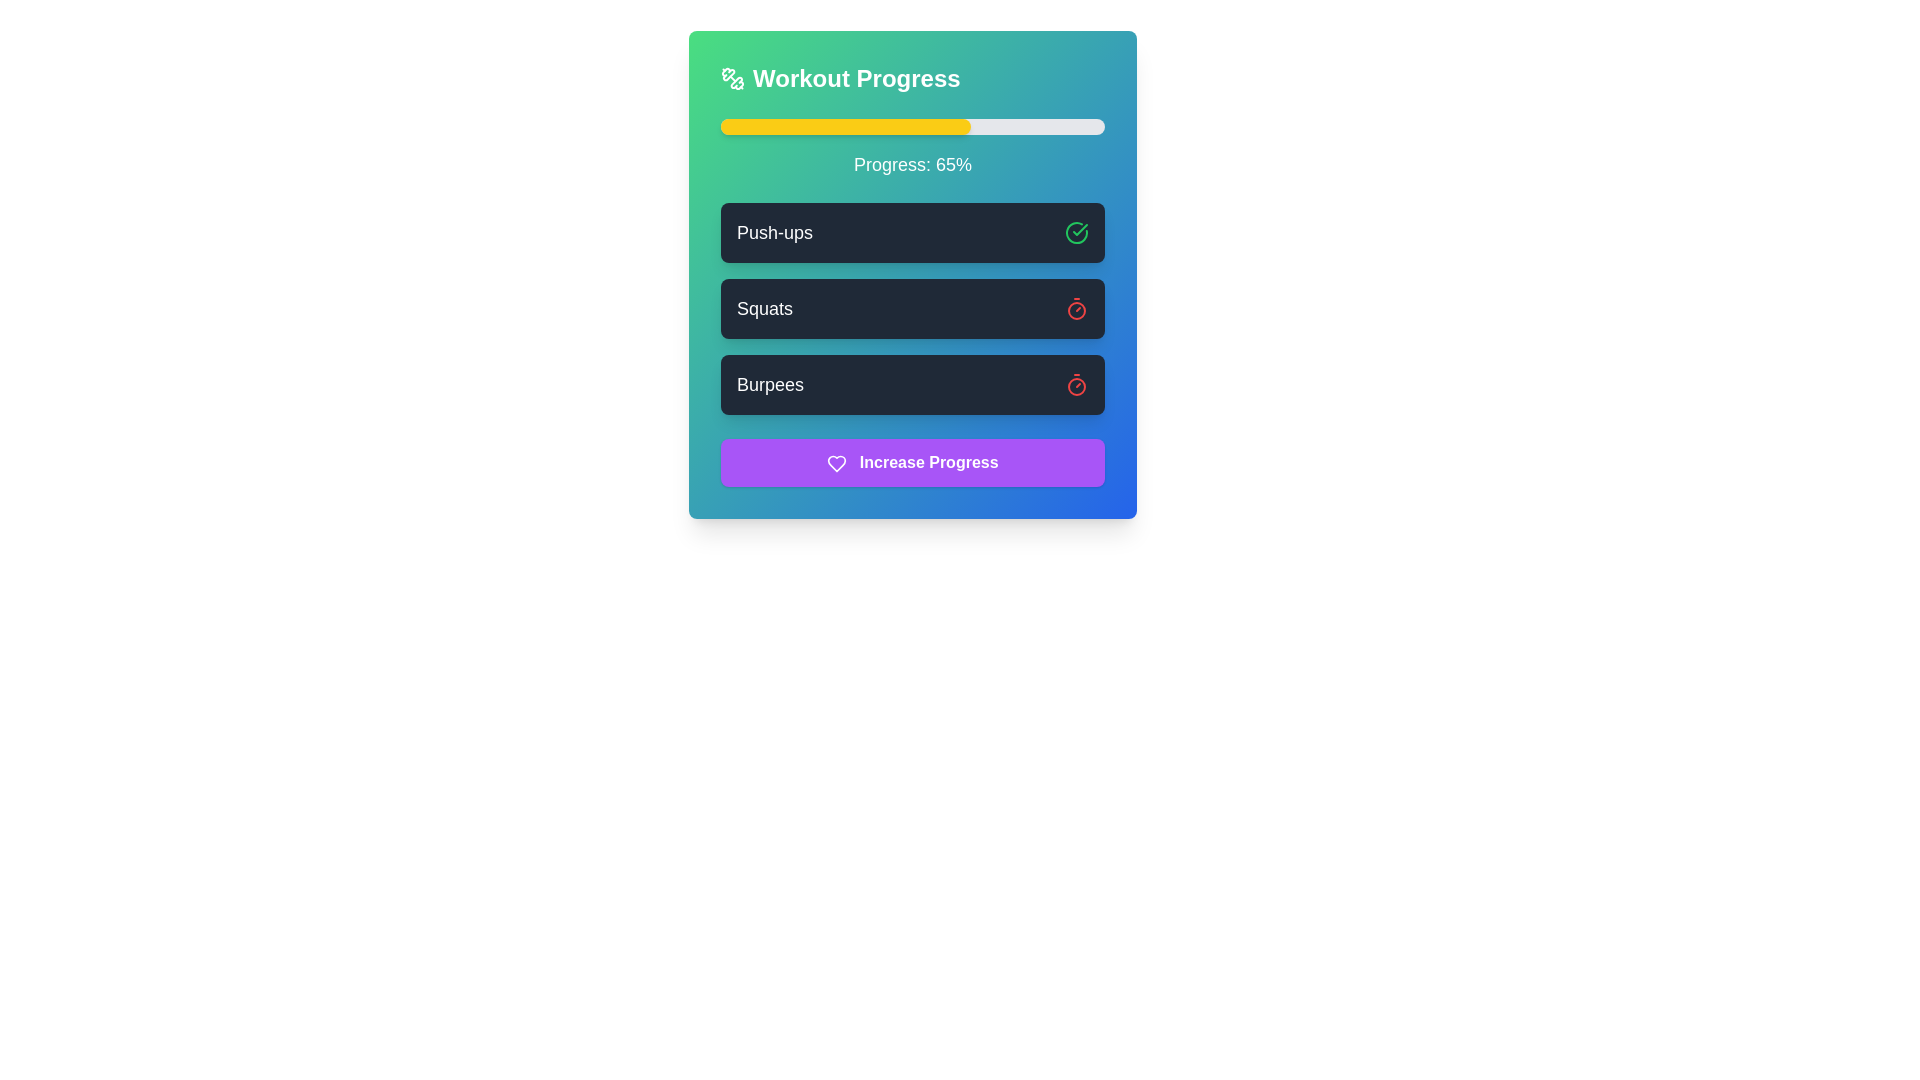 This screenshot has width=1920, height=1080. I want to click on the decorative segment of the icon located to the left of the 'Workout Progress' text at the top of the panel, so click(727, 73).